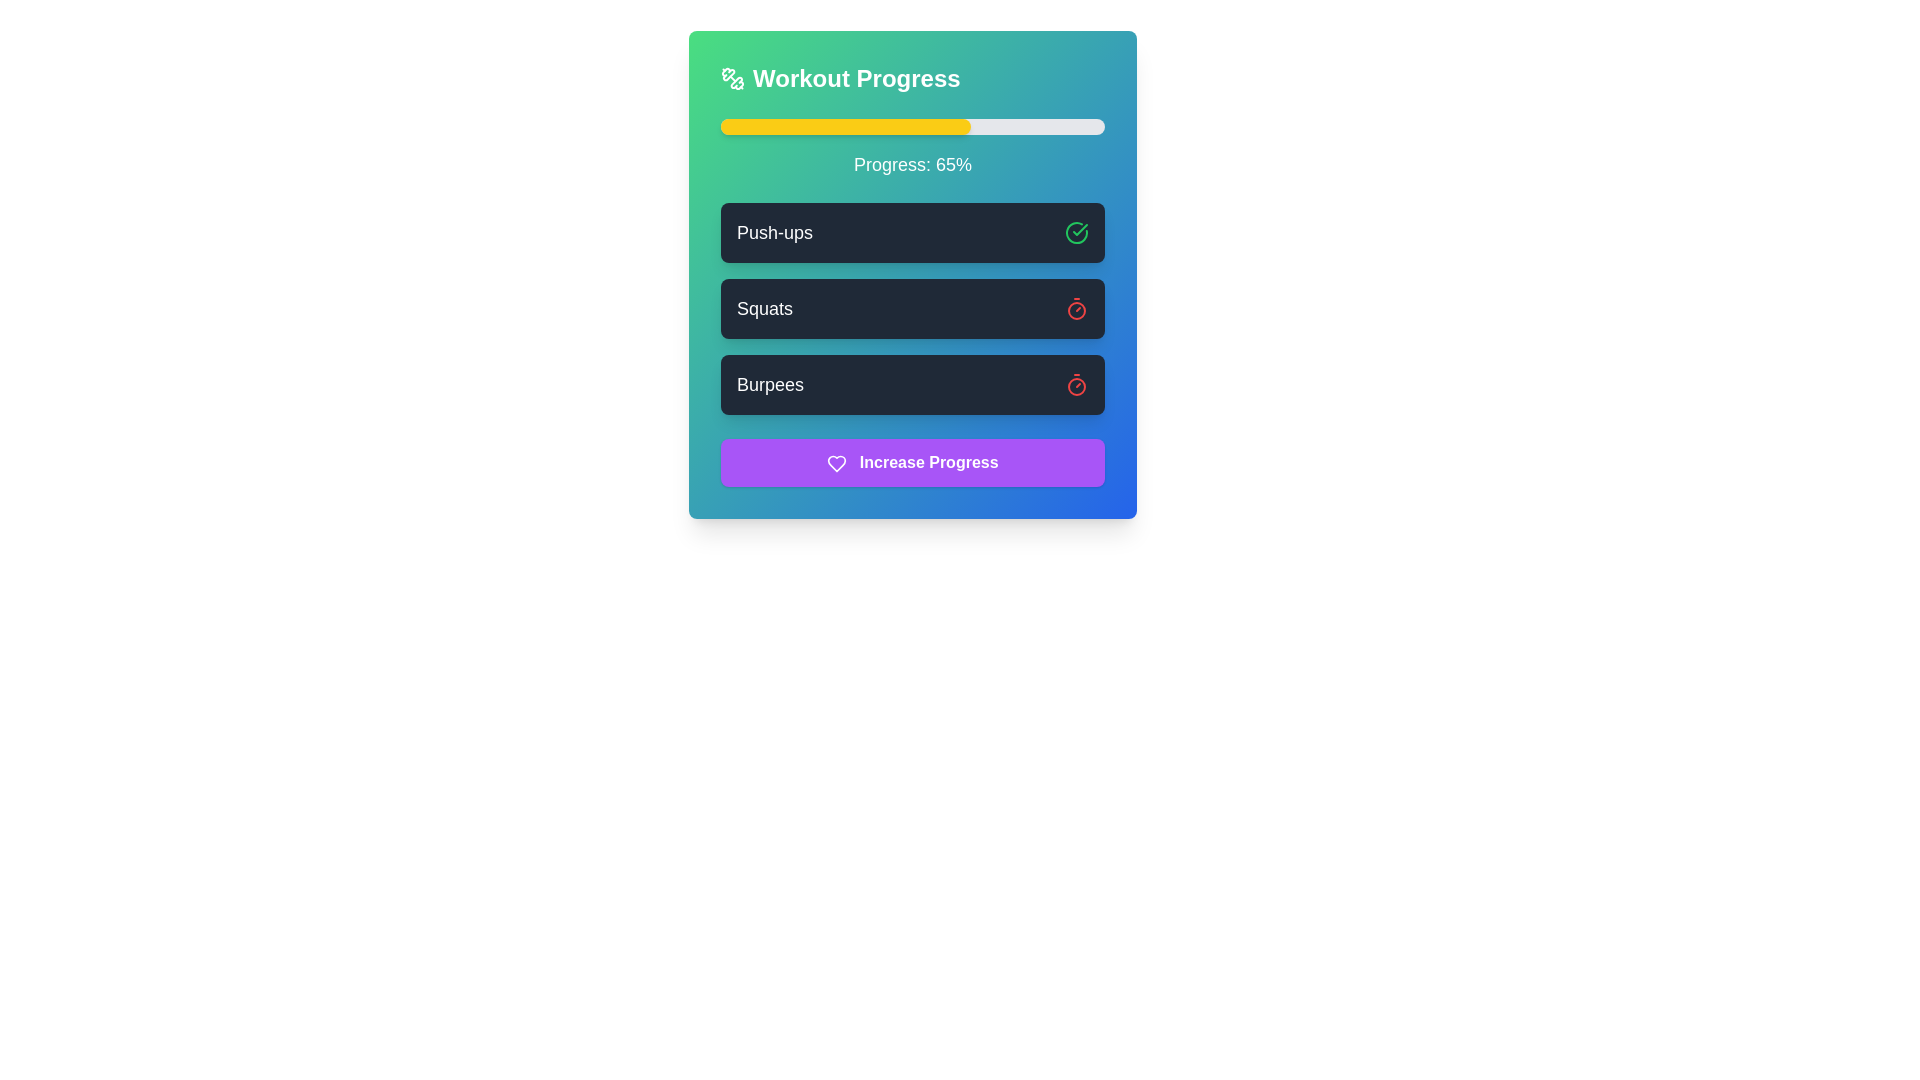 This screenshot has width=1920, height=1080. I want to click on the decorative segment of the icon located to the left of the 'Workout Progress' text at the top of the panel, so click(727, 73).